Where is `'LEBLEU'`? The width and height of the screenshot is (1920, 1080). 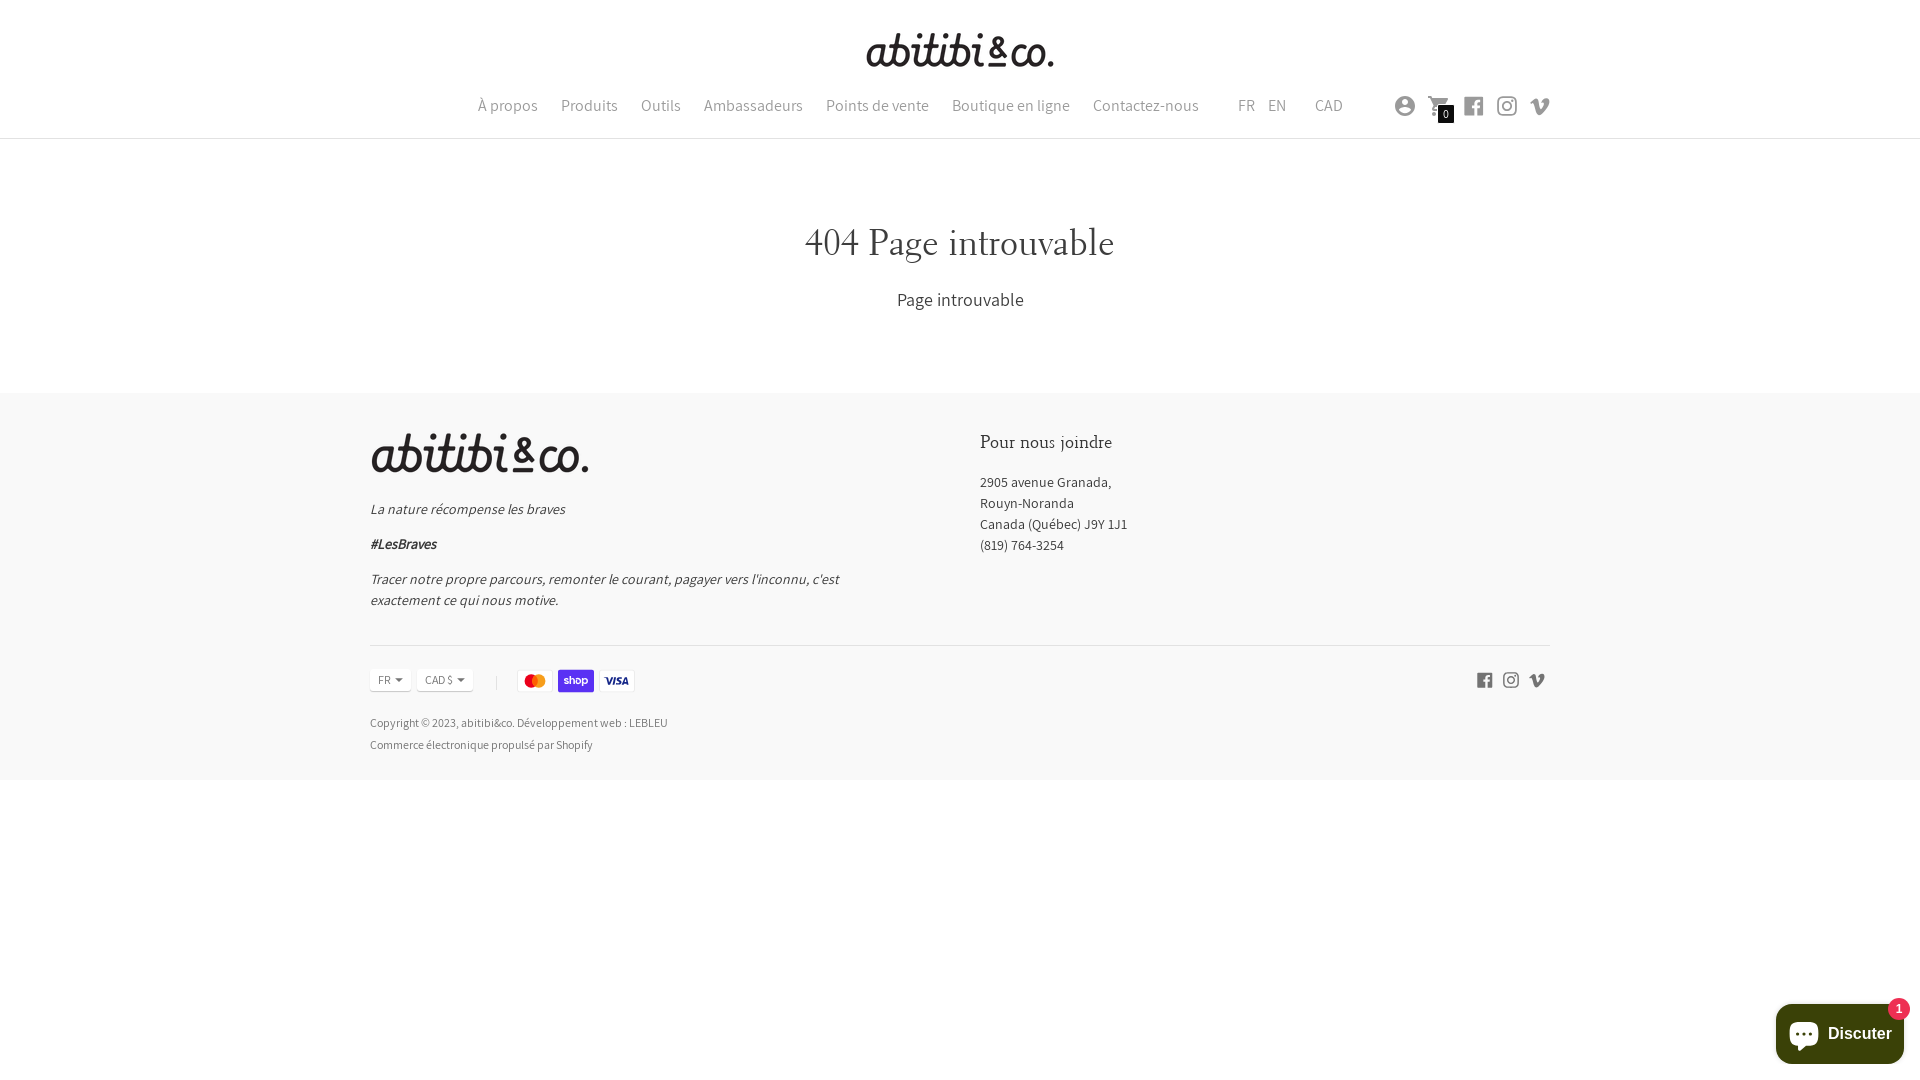 'LEBLEU' is located at coordinates (648, 722).